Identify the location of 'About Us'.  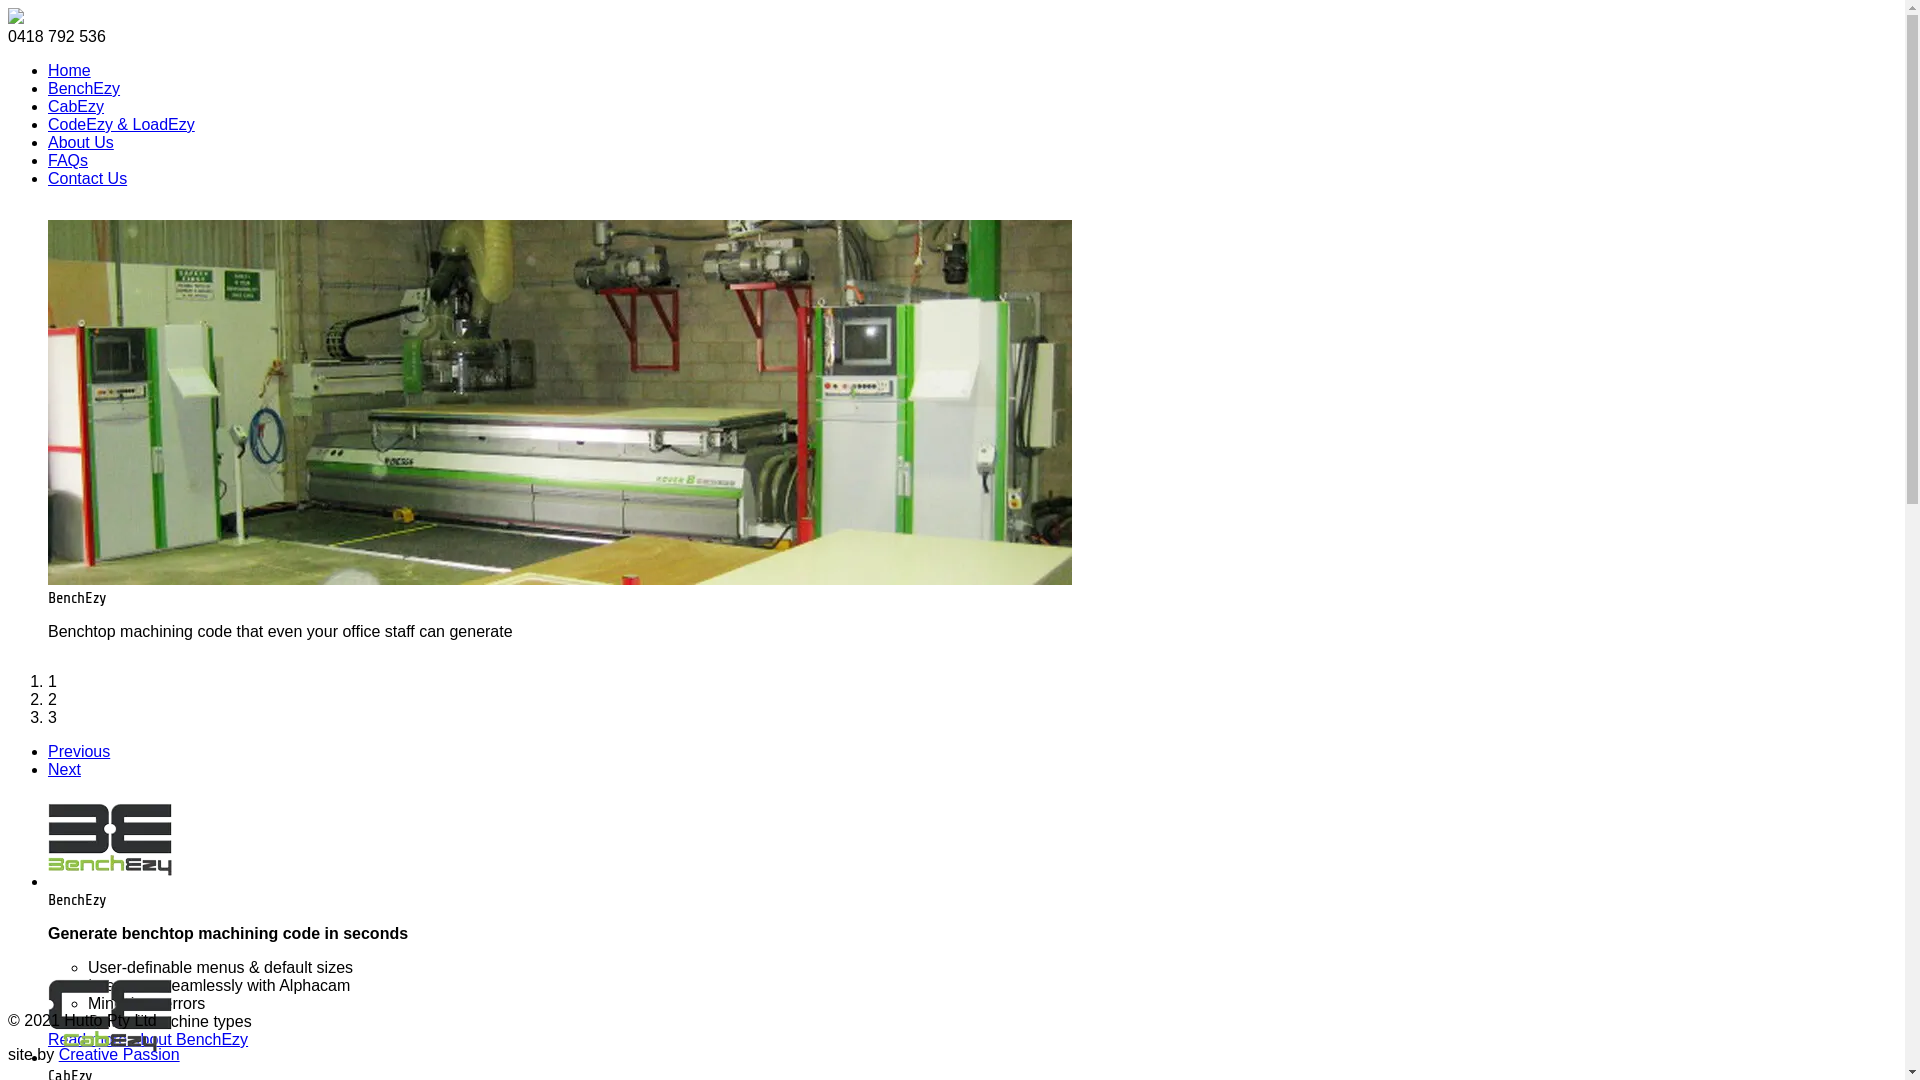
(48, 141).